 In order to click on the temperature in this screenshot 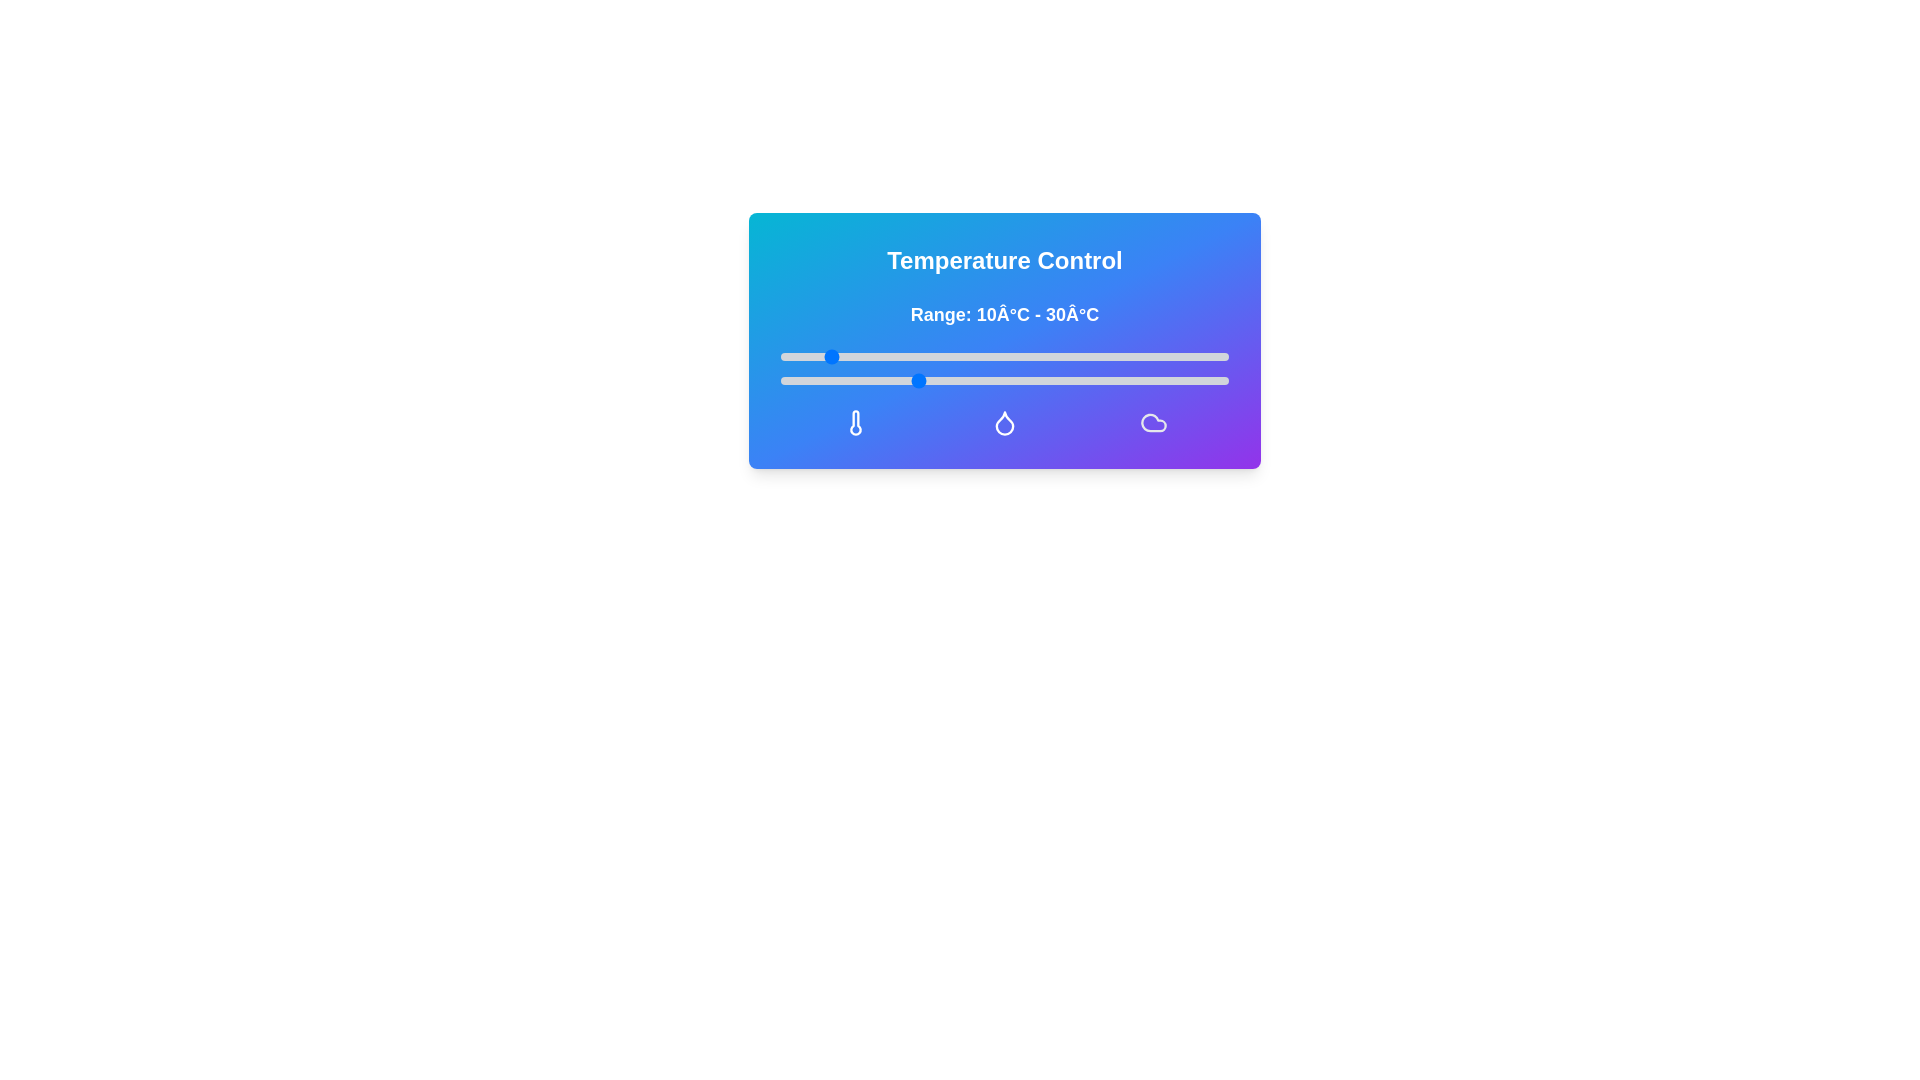, I will do `click(1161, 356)`.